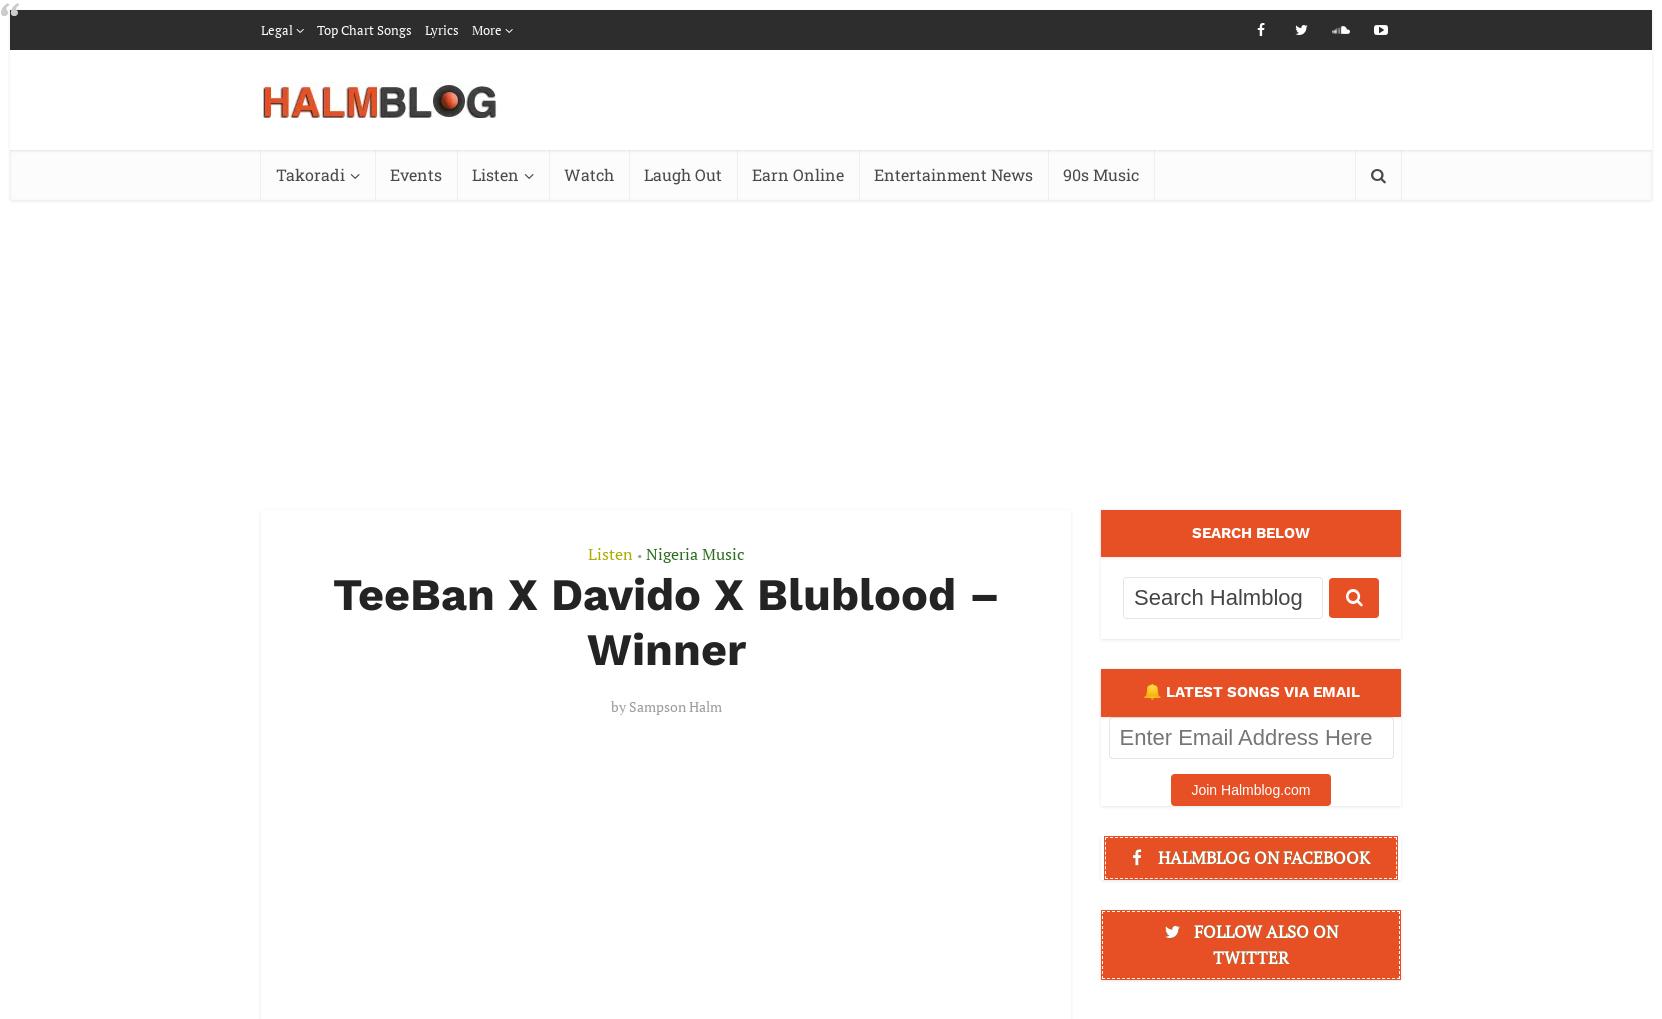 The width and height of the screenshot is (1662, 1019). Describe the element at coordinates (1250, 533) in the screenshot. I see `'SEARCH BELOW'` at that location.